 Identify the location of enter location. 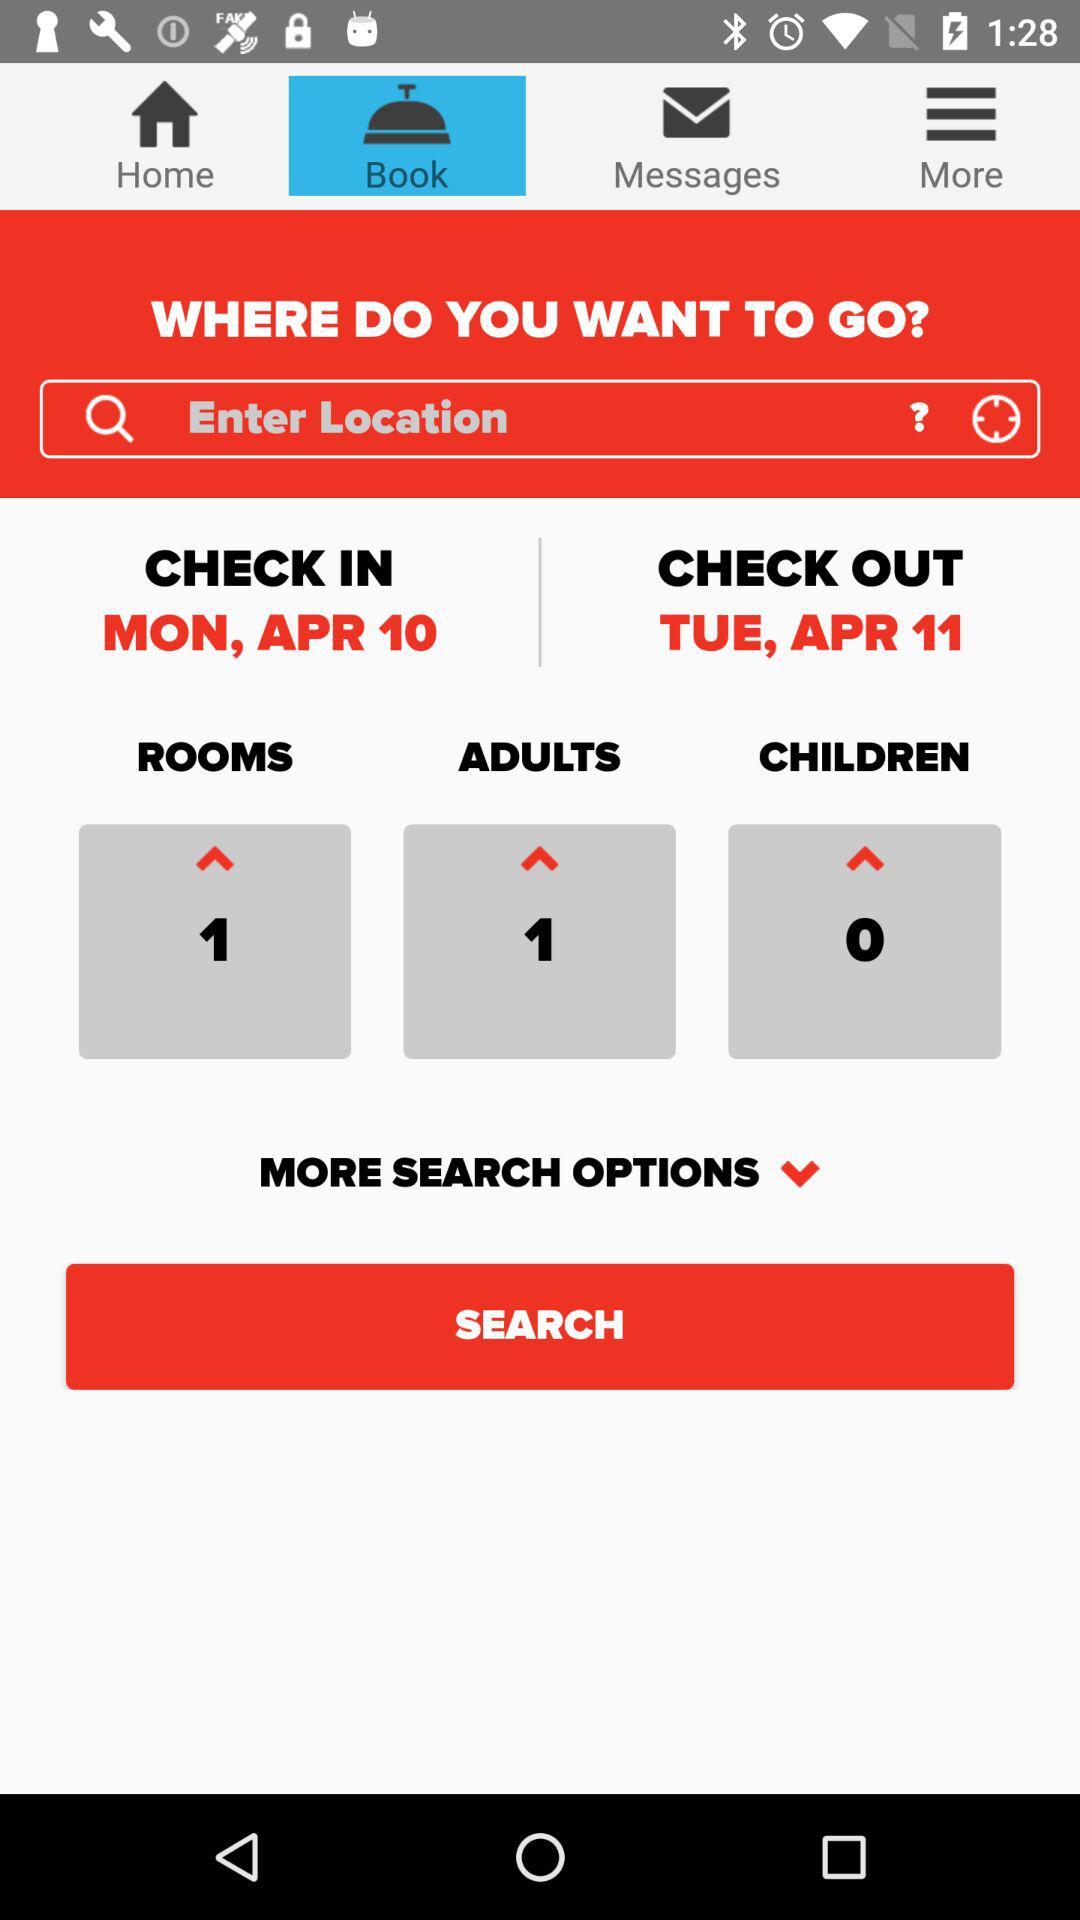
(533, 417).